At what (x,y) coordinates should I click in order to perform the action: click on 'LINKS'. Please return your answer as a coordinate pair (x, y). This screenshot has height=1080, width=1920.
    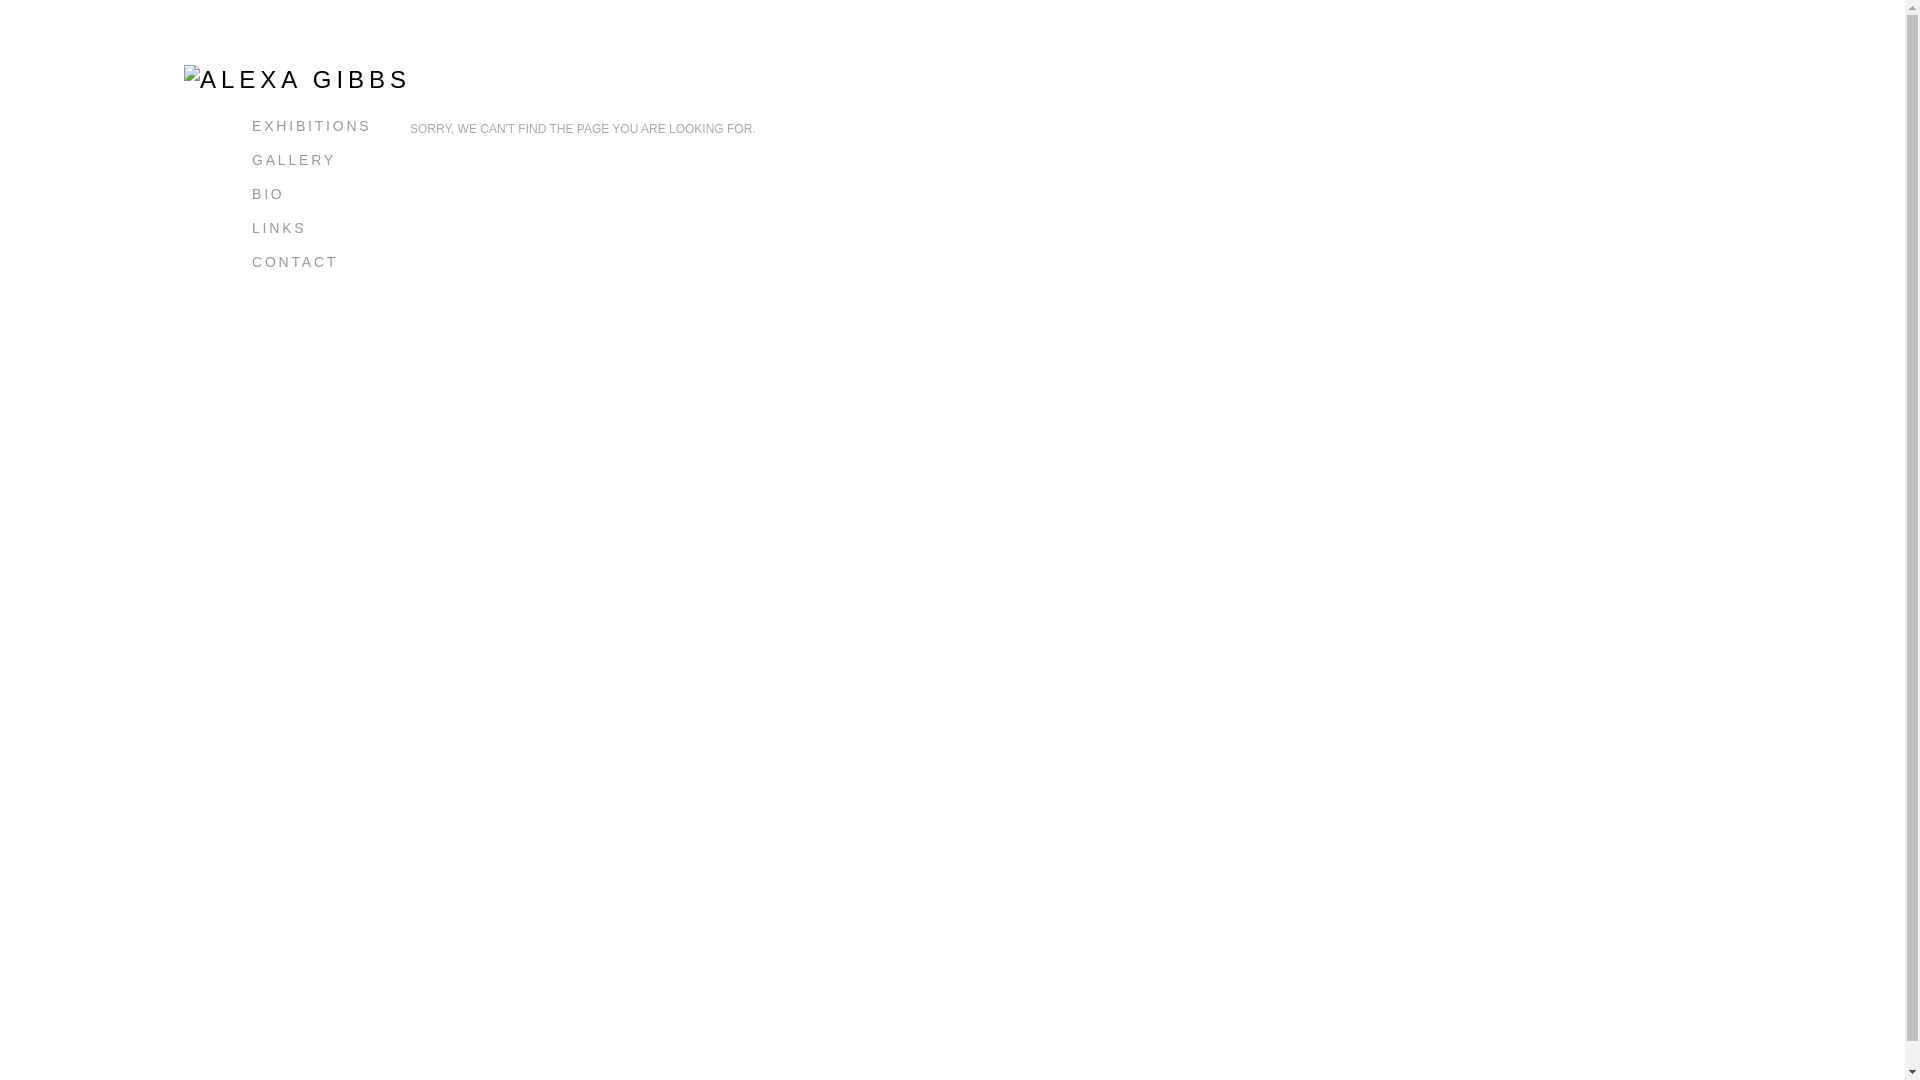
    Looking at the image, I should click on (277, 226).